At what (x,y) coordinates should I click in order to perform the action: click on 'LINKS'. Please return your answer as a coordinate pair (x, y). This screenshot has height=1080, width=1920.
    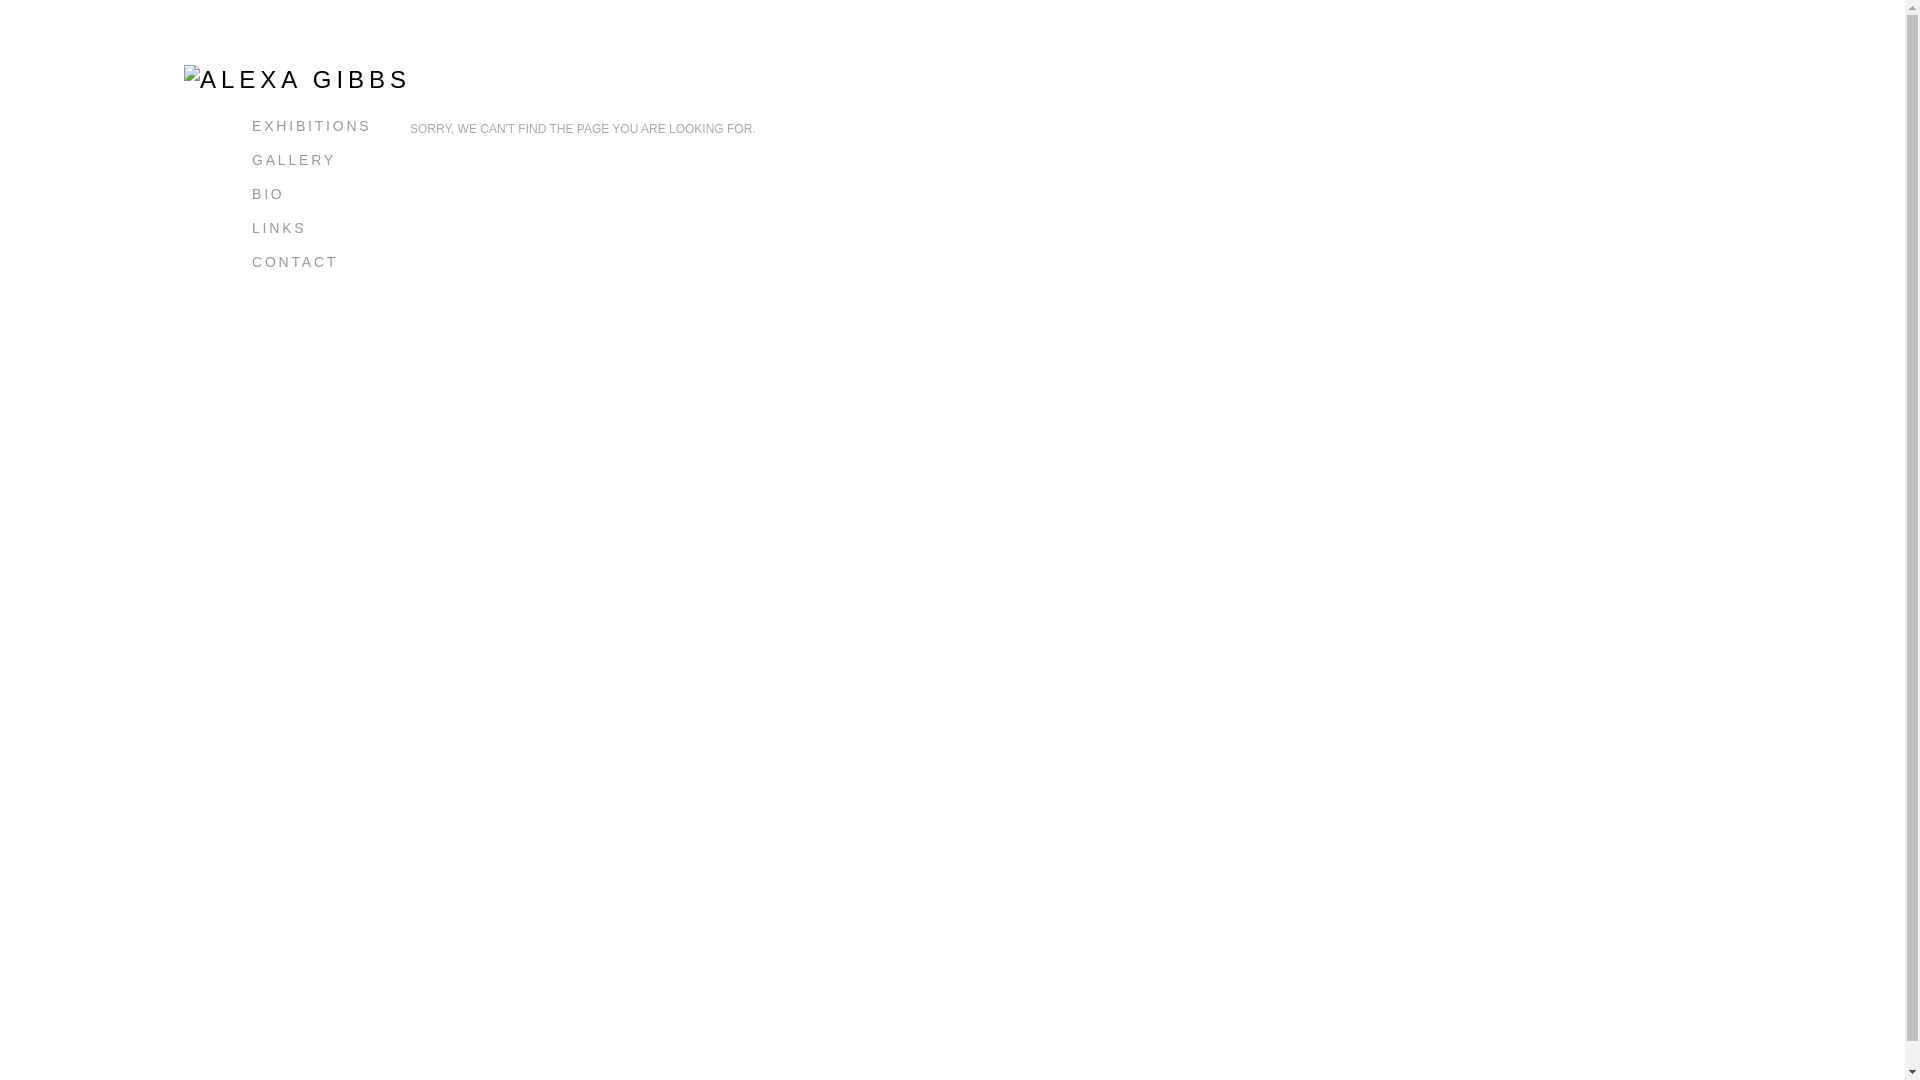
    Looking at the image, I should click on (277, 226).